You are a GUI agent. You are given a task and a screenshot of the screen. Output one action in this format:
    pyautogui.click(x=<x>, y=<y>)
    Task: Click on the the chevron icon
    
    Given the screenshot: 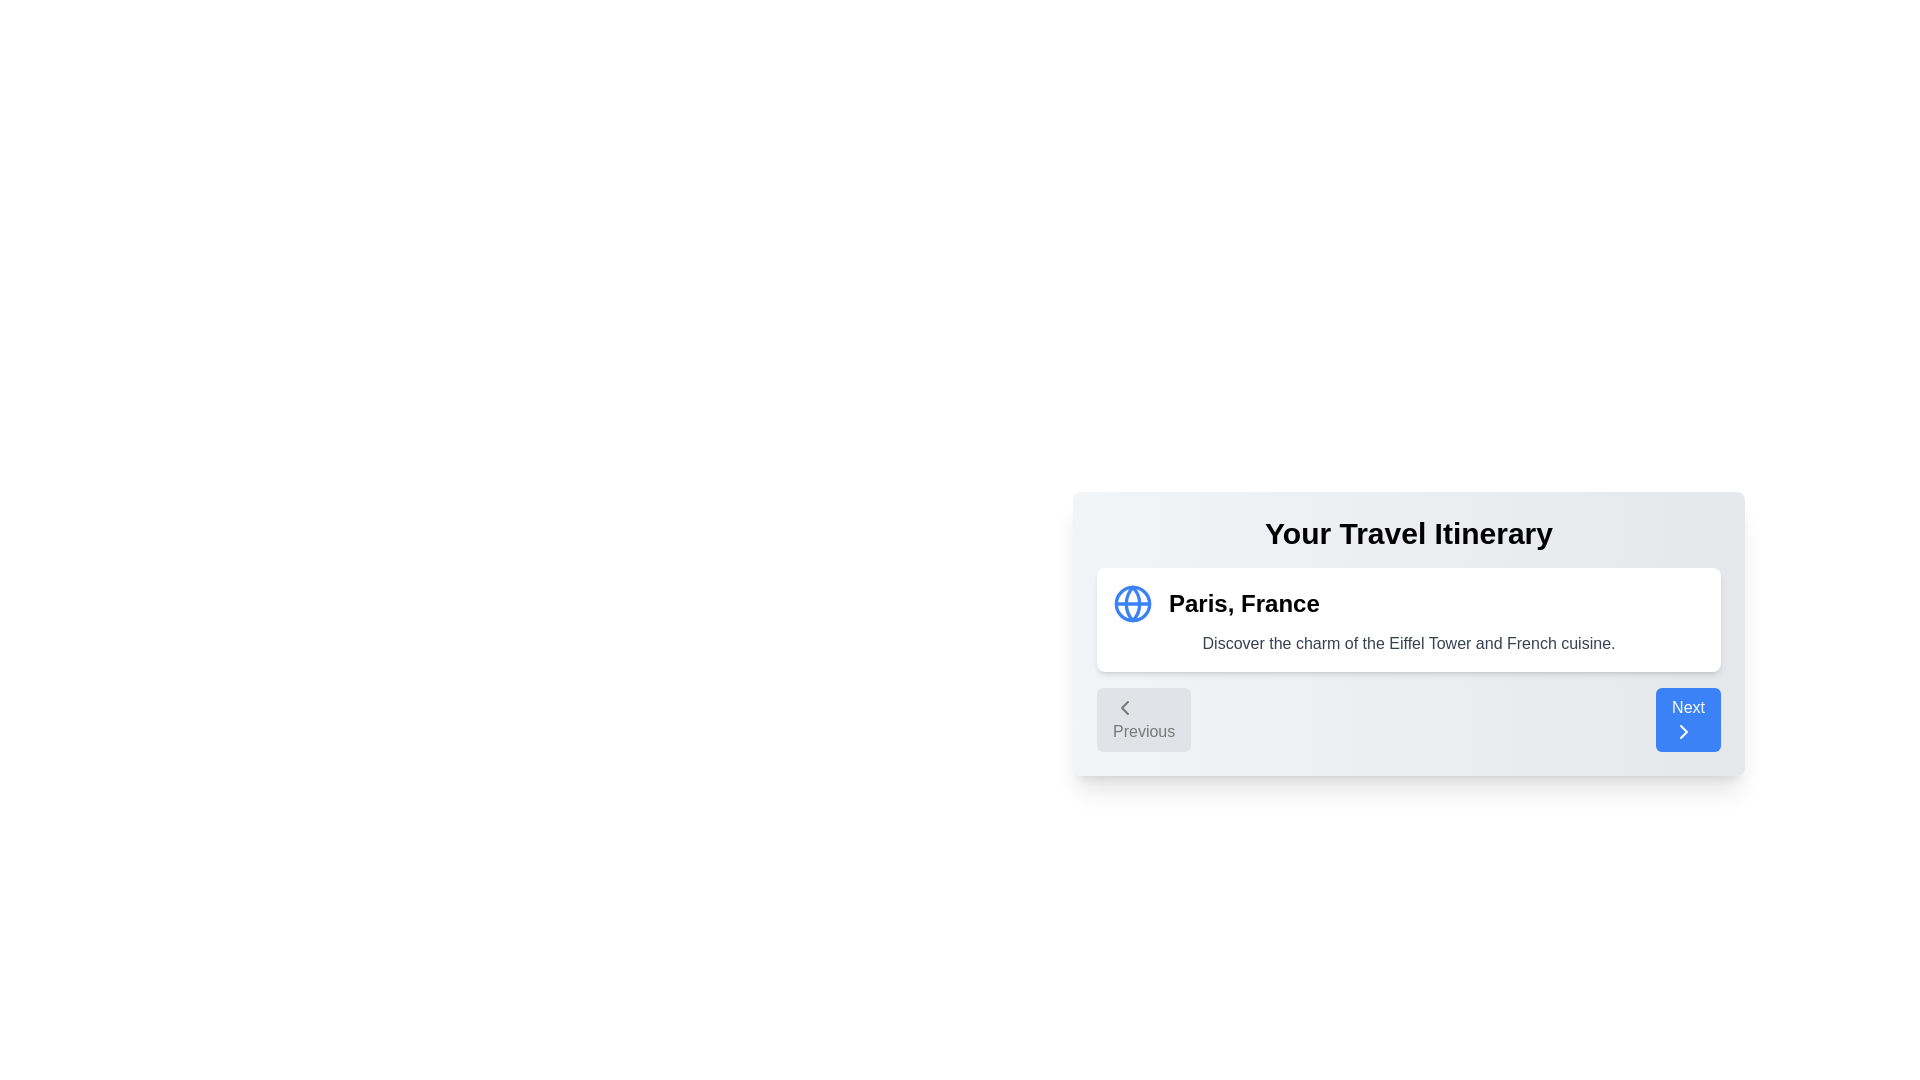 What is the action you would take?
    pyautogui.click(x=1124, y=707)
    